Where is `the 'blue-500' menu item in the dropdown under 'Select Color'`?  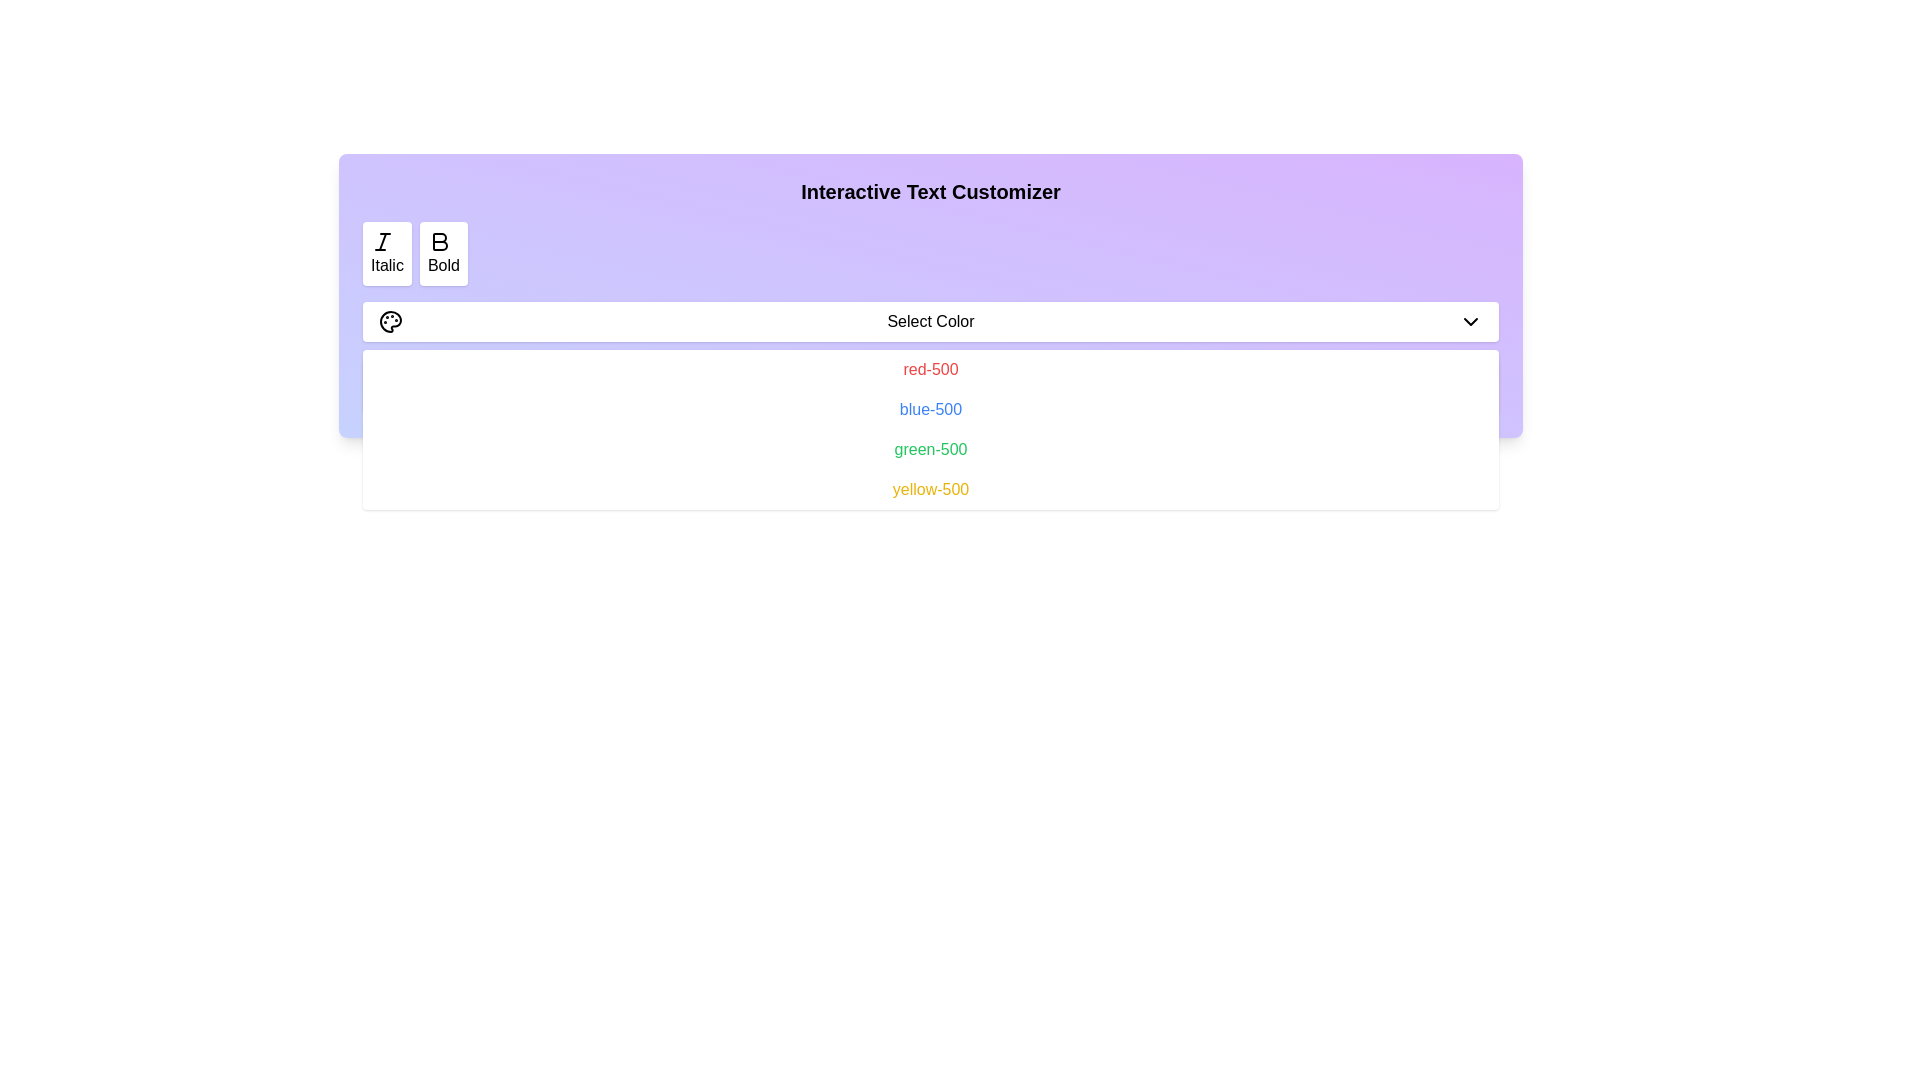
the 'blue-500' menu item in the dropdown under 'Select Color' is located at coordinates (930, 408).